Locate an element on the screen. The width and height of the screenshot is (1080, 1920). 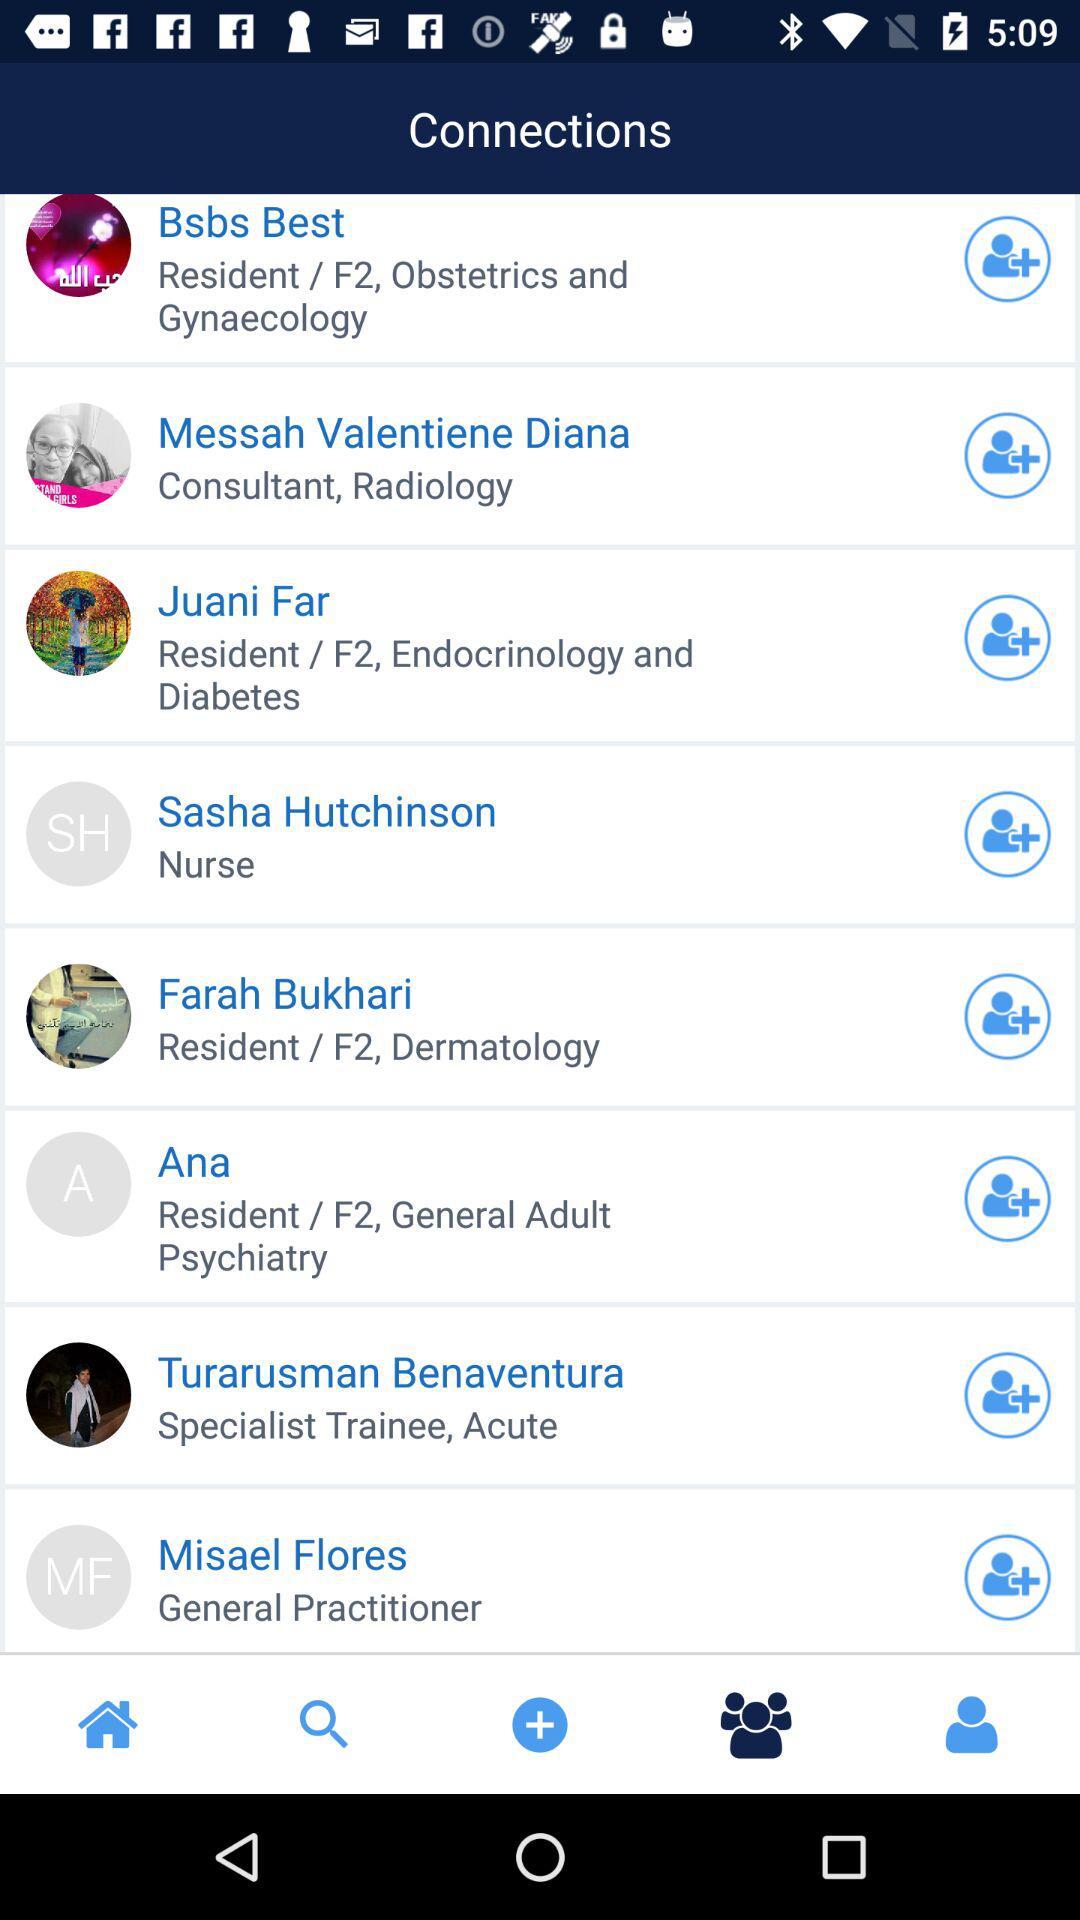
tuarusman benaventura is located at coordinates (1007, 1394).